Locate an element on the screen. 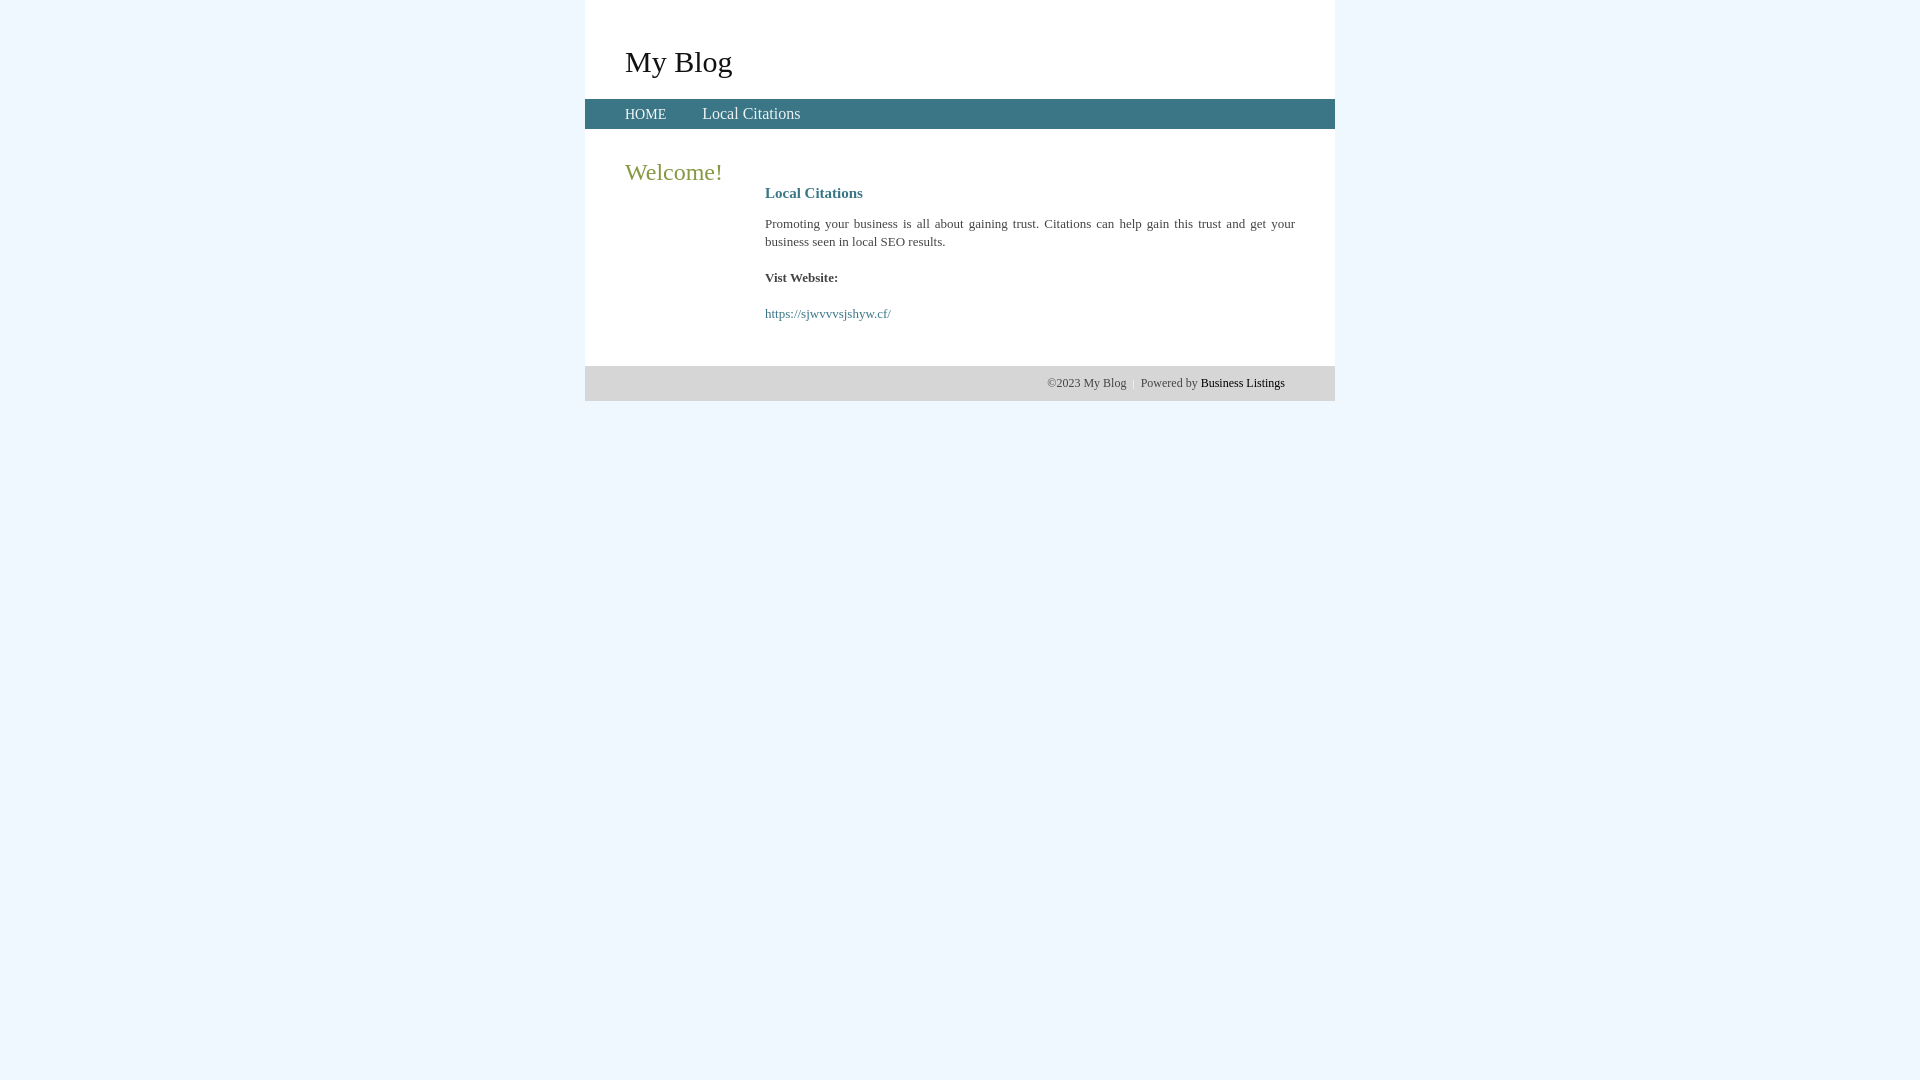 The width and height of the screenshot is (1920, 1080). 'https://sjwvvvsjshyw.cf/' is located at coordinates (828, 313).